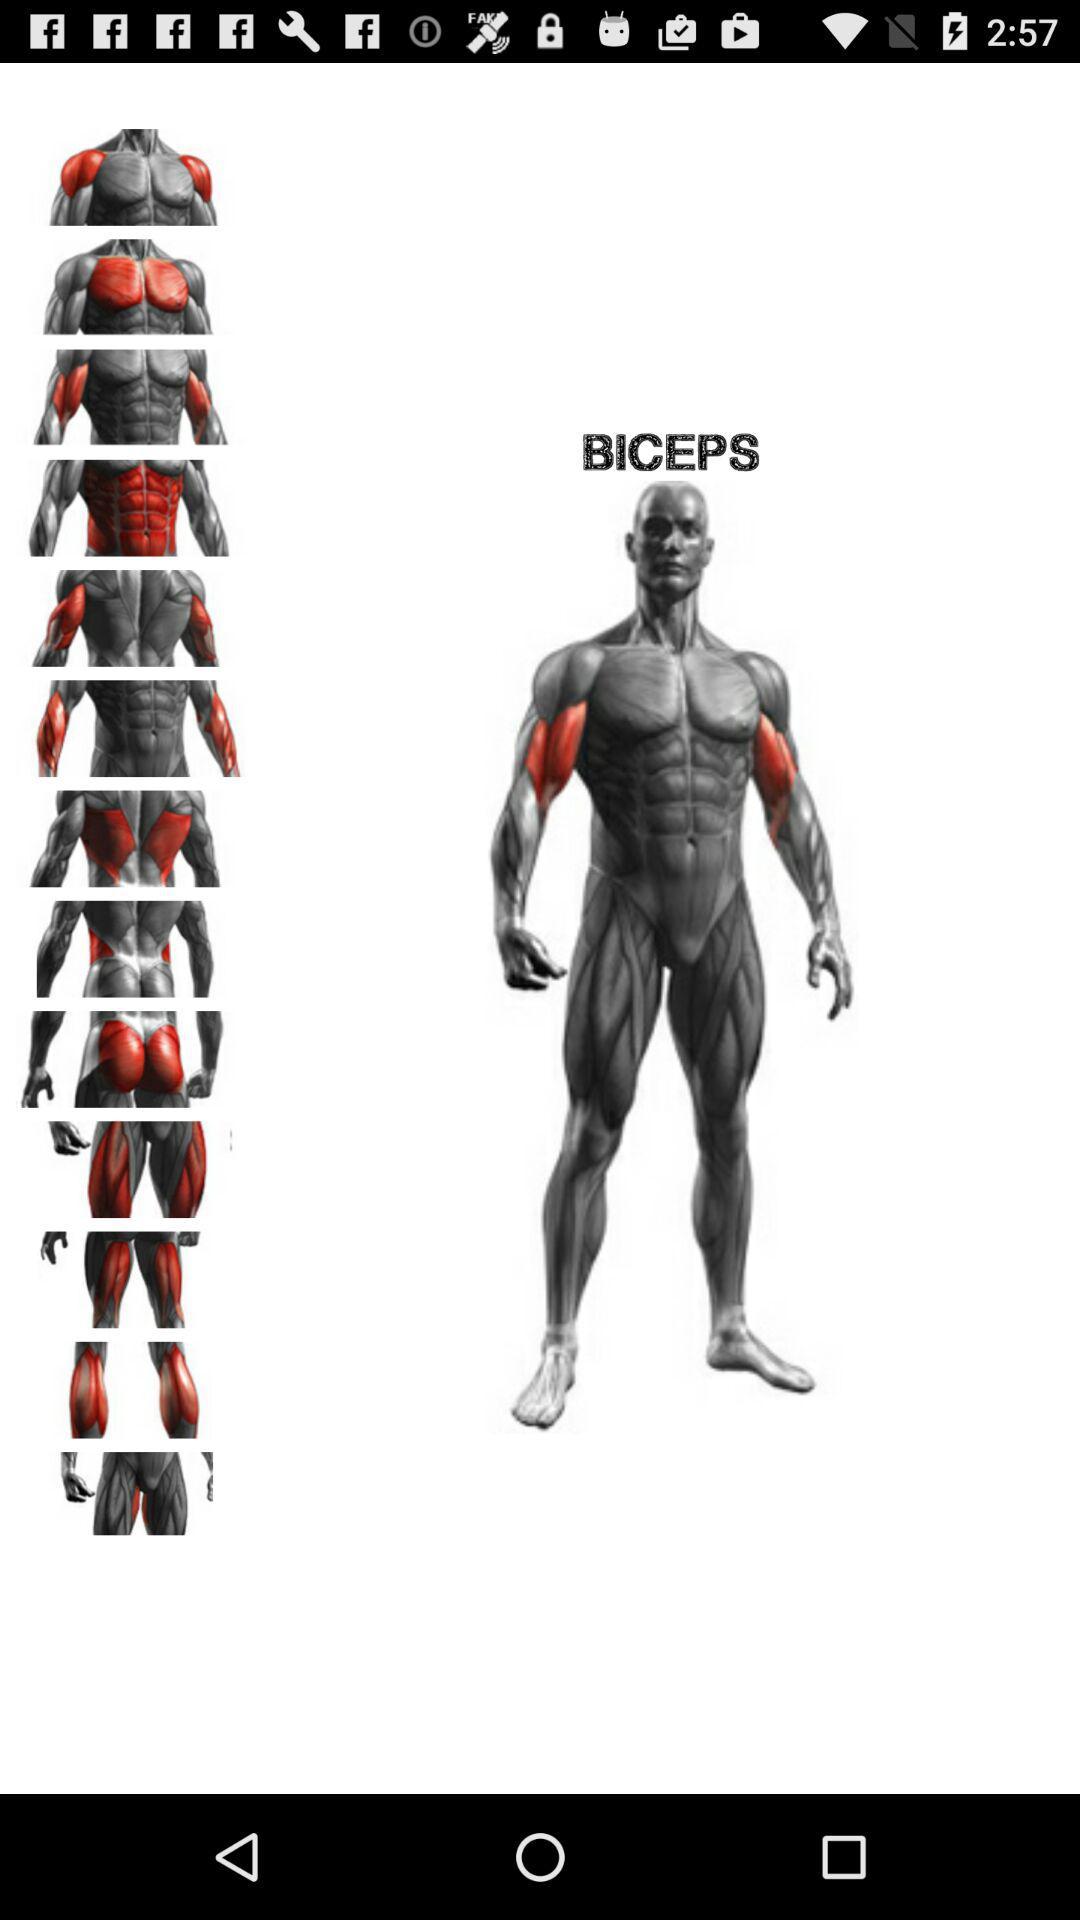  What do you see at coordinates (131, 1162) in the screenshot?
I see `leg` at bounding box center [131, 1162].